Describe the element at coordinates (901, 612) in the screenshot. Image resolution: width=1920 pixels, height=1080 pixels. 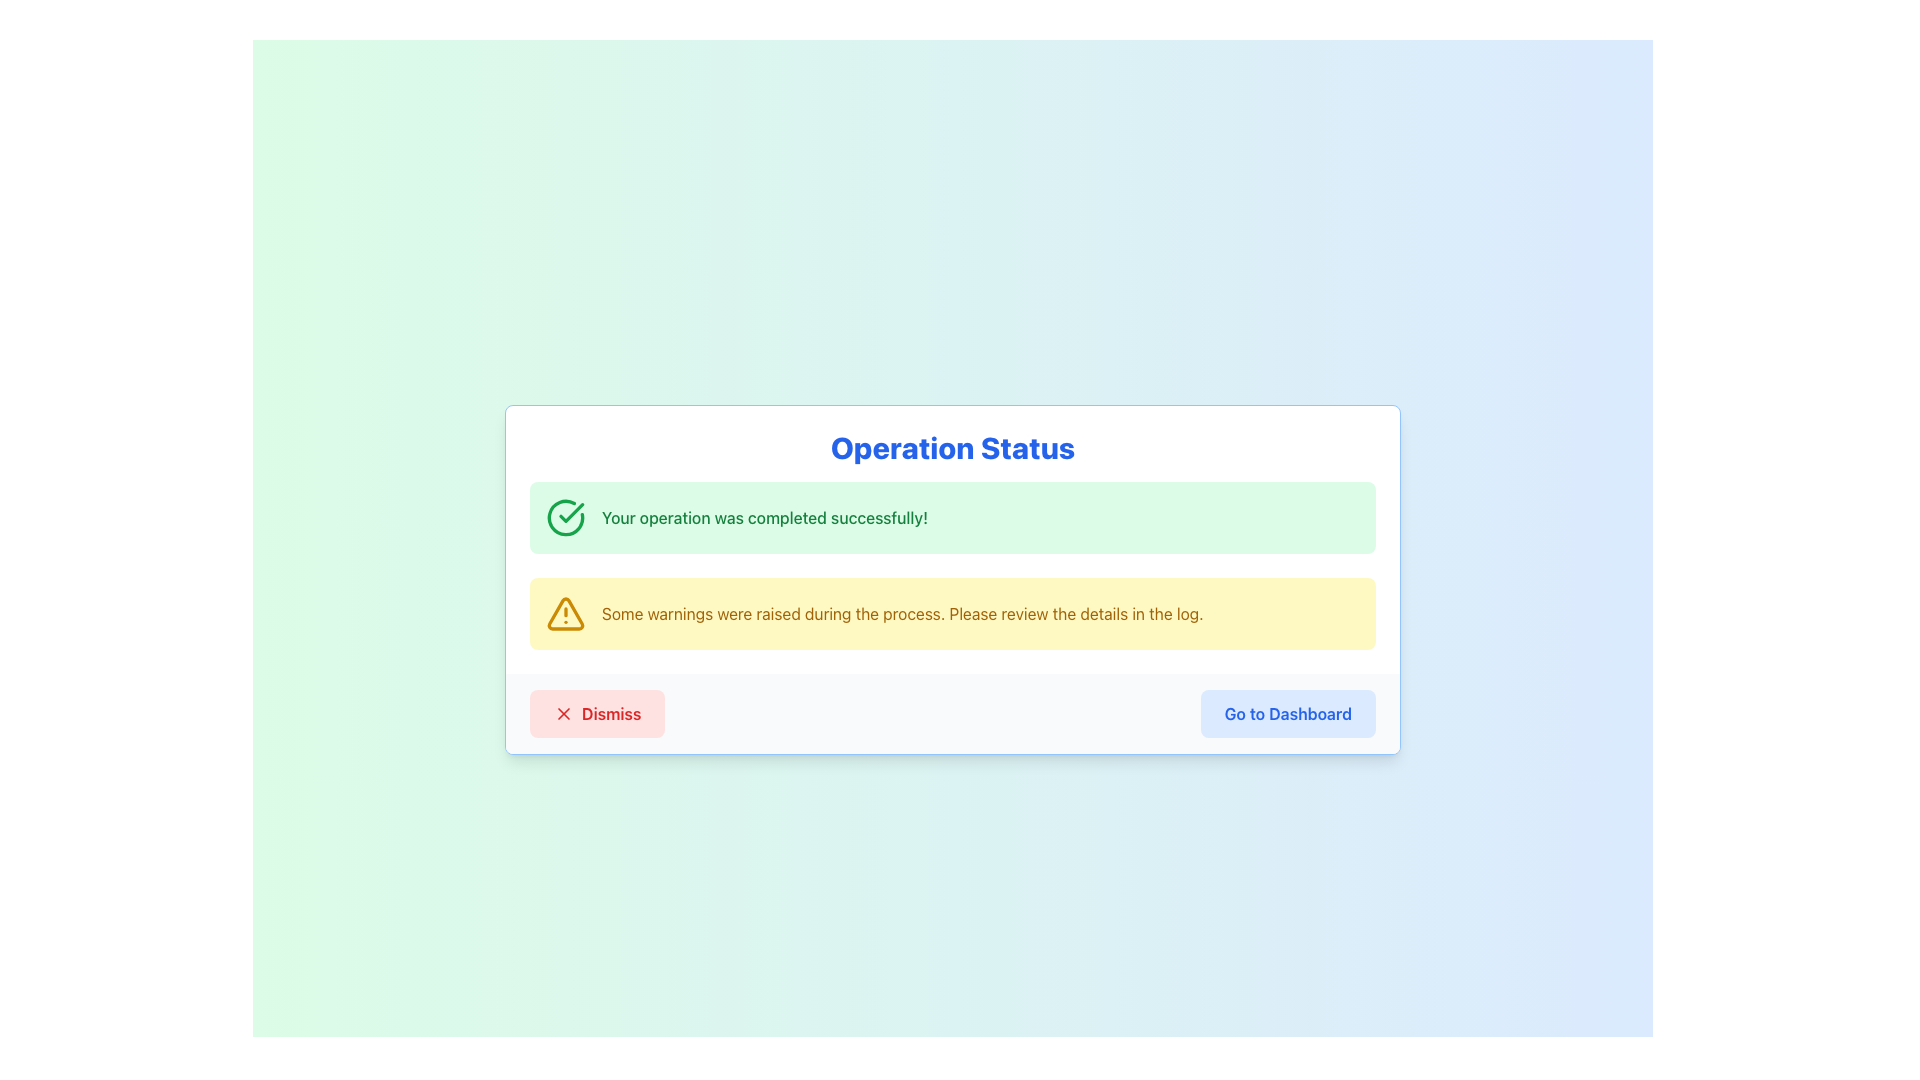
I see `warning text that provides information about issues during a process, located to the right of the yellow warning triangle icon` at that location.